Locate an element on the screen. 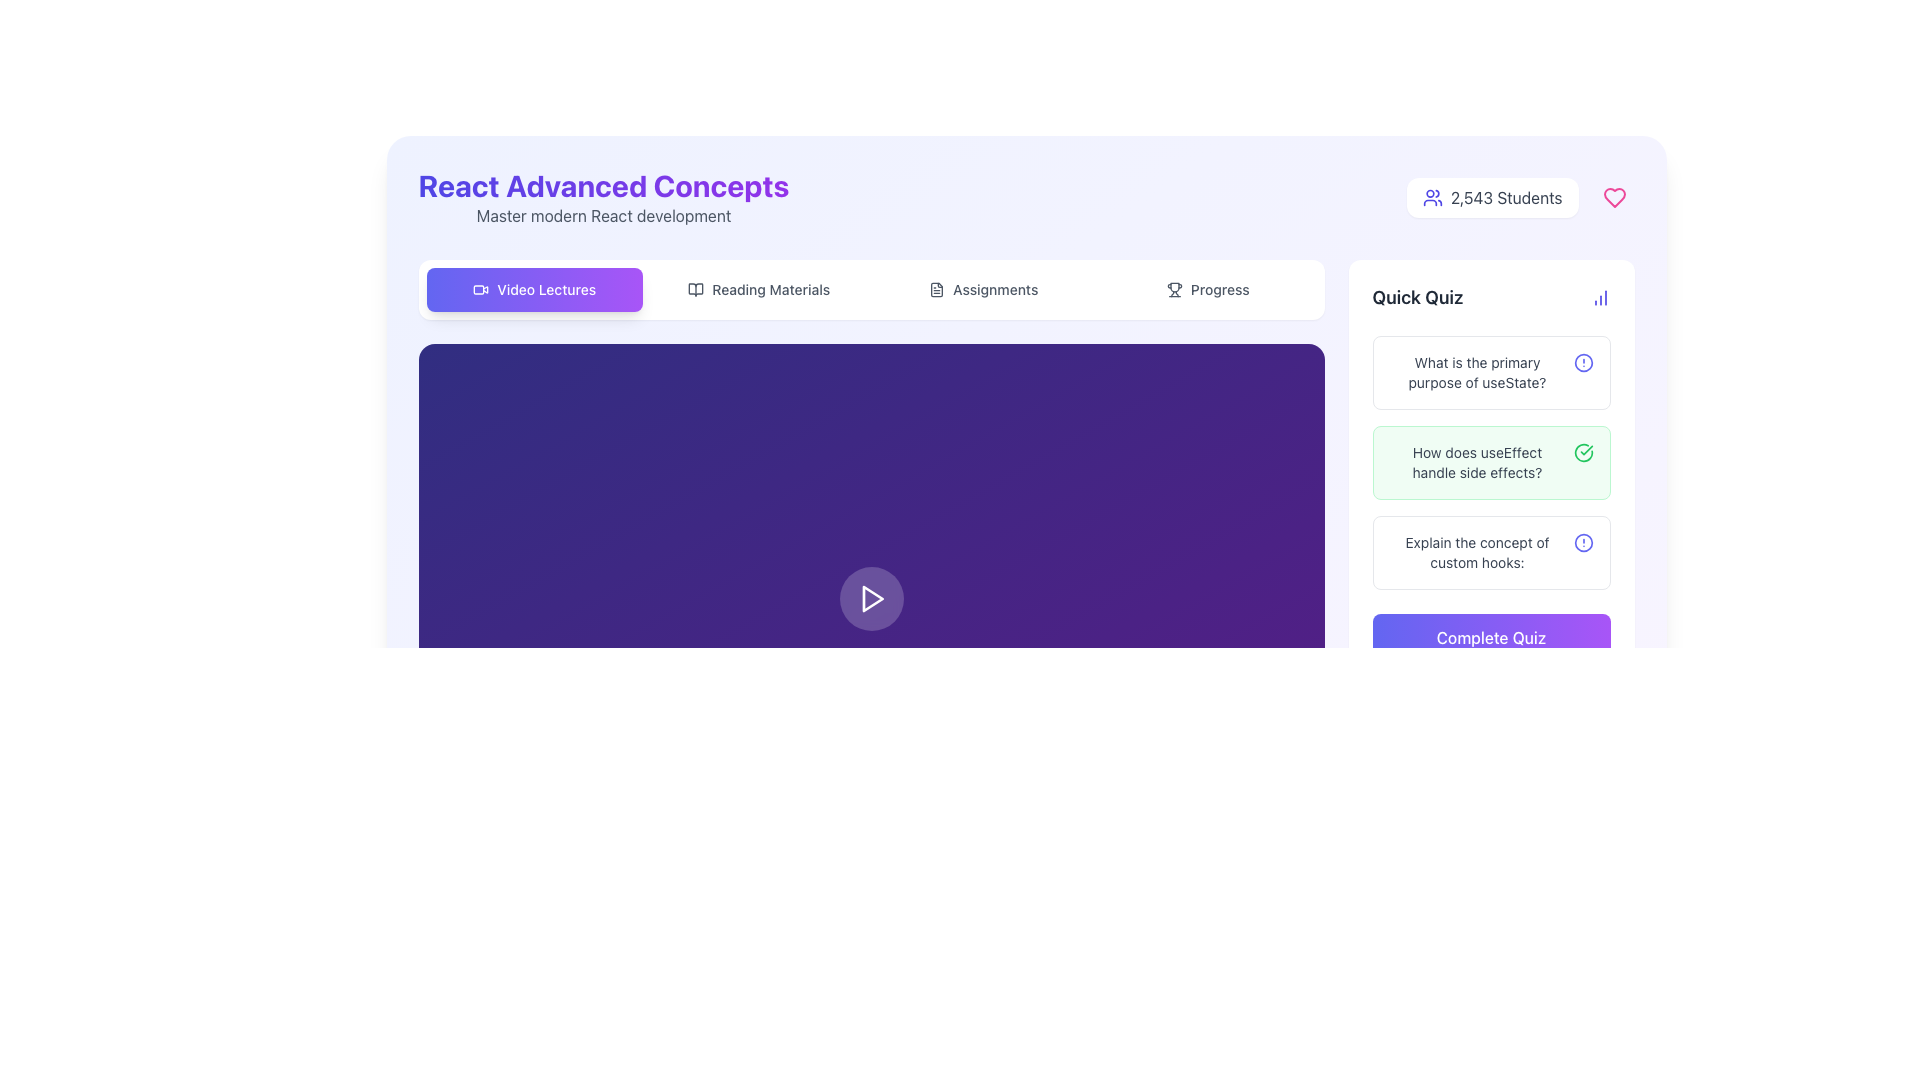 The height and width of the screenshot is (1080, 1920). the circular alert icon with a purple outline located next to the text 'Explain the concept of custom hooks:' in the quiz question list is located at coordinates (1582, 543).